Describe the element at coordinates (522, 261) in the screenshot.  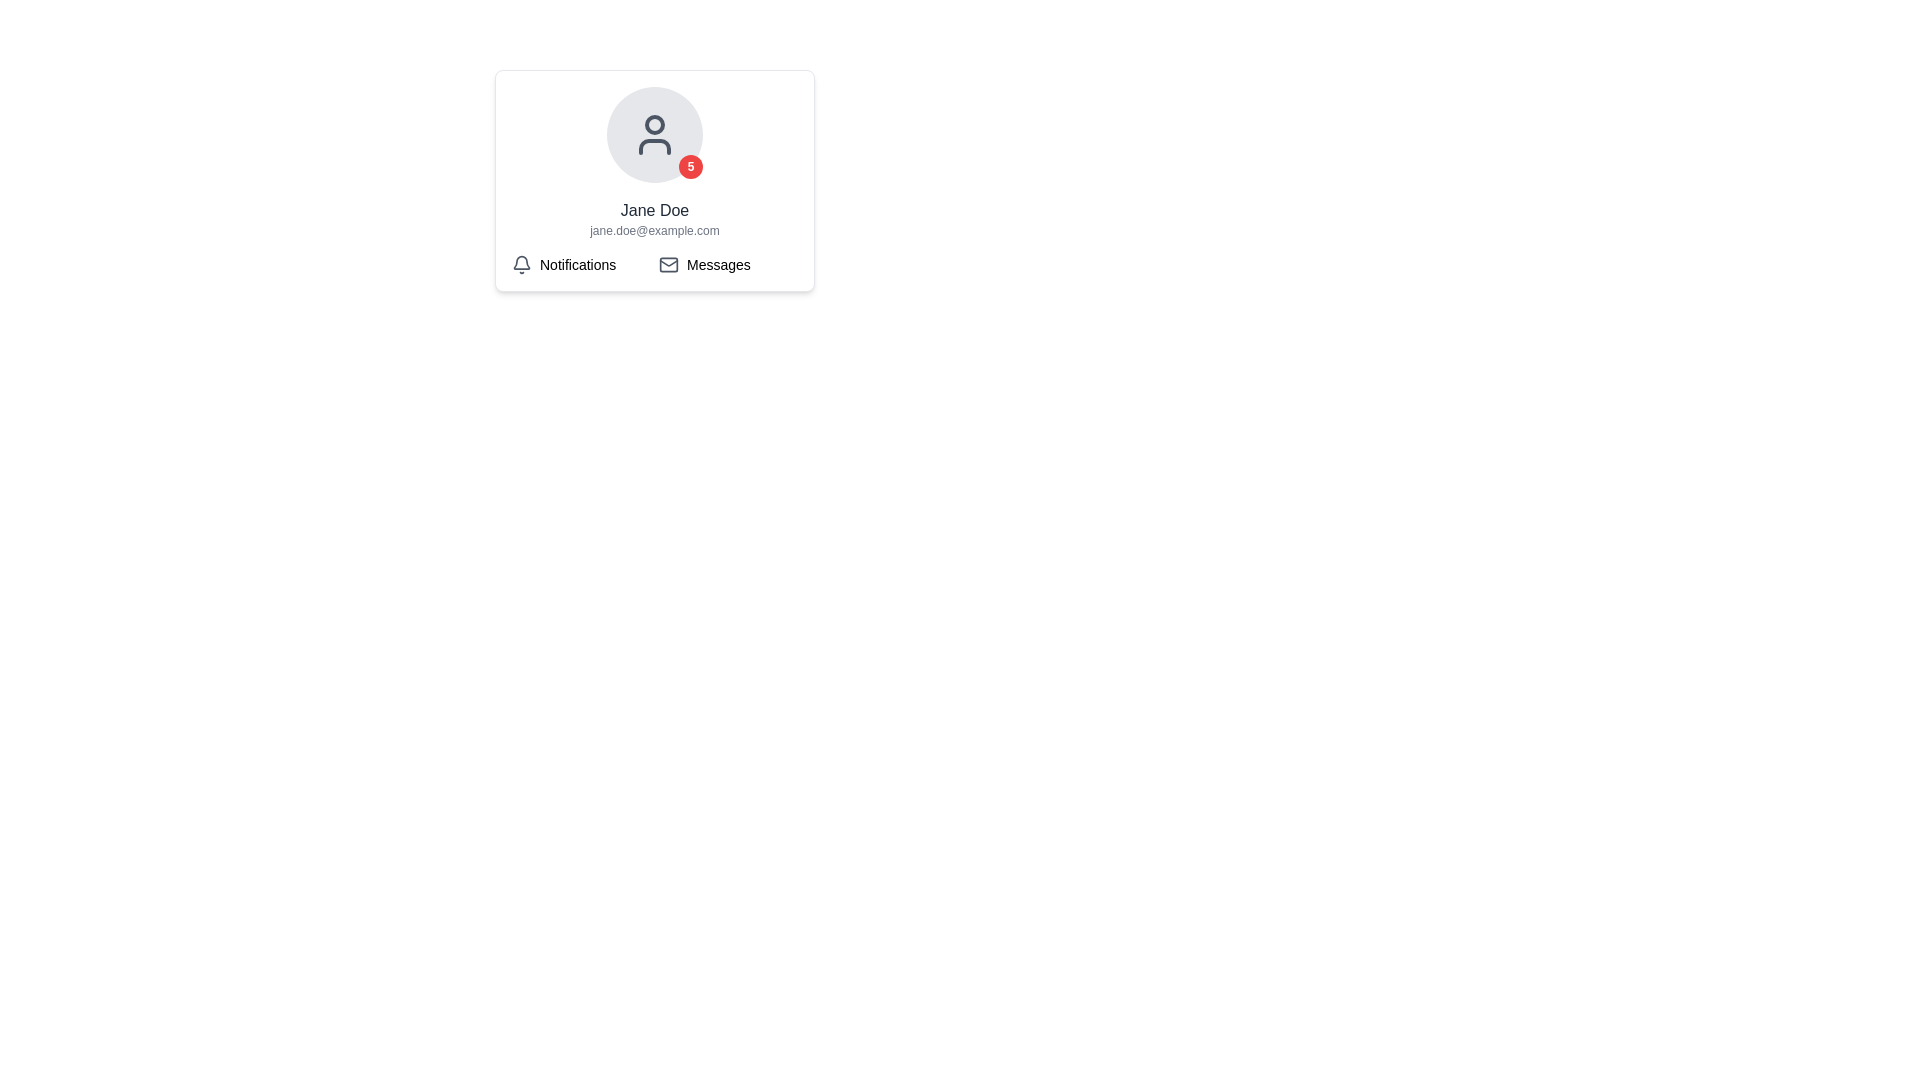
I see `the larger section of the bell icon, which is part of a notification-related icon in the user card interface` at that location.